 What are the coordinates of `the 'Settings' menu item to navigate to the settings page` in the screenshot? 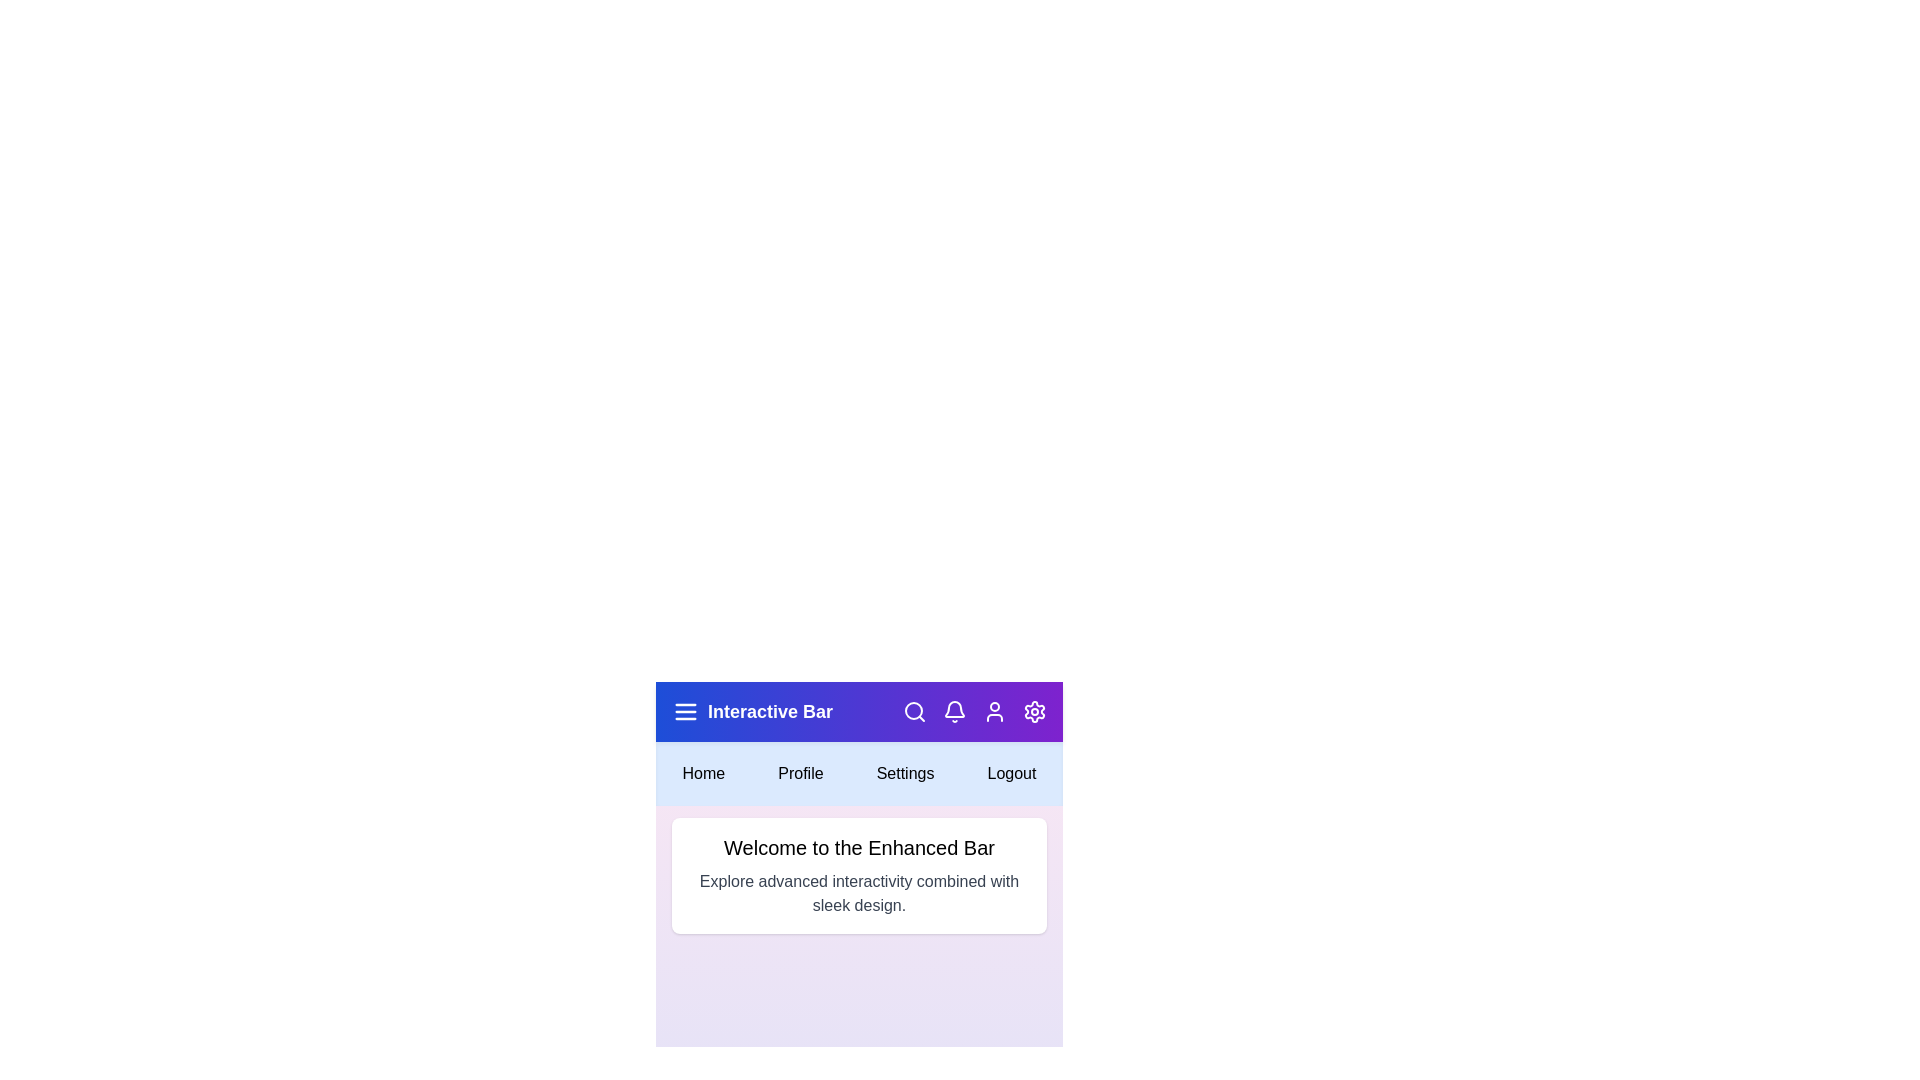 It's located at (904, 773).